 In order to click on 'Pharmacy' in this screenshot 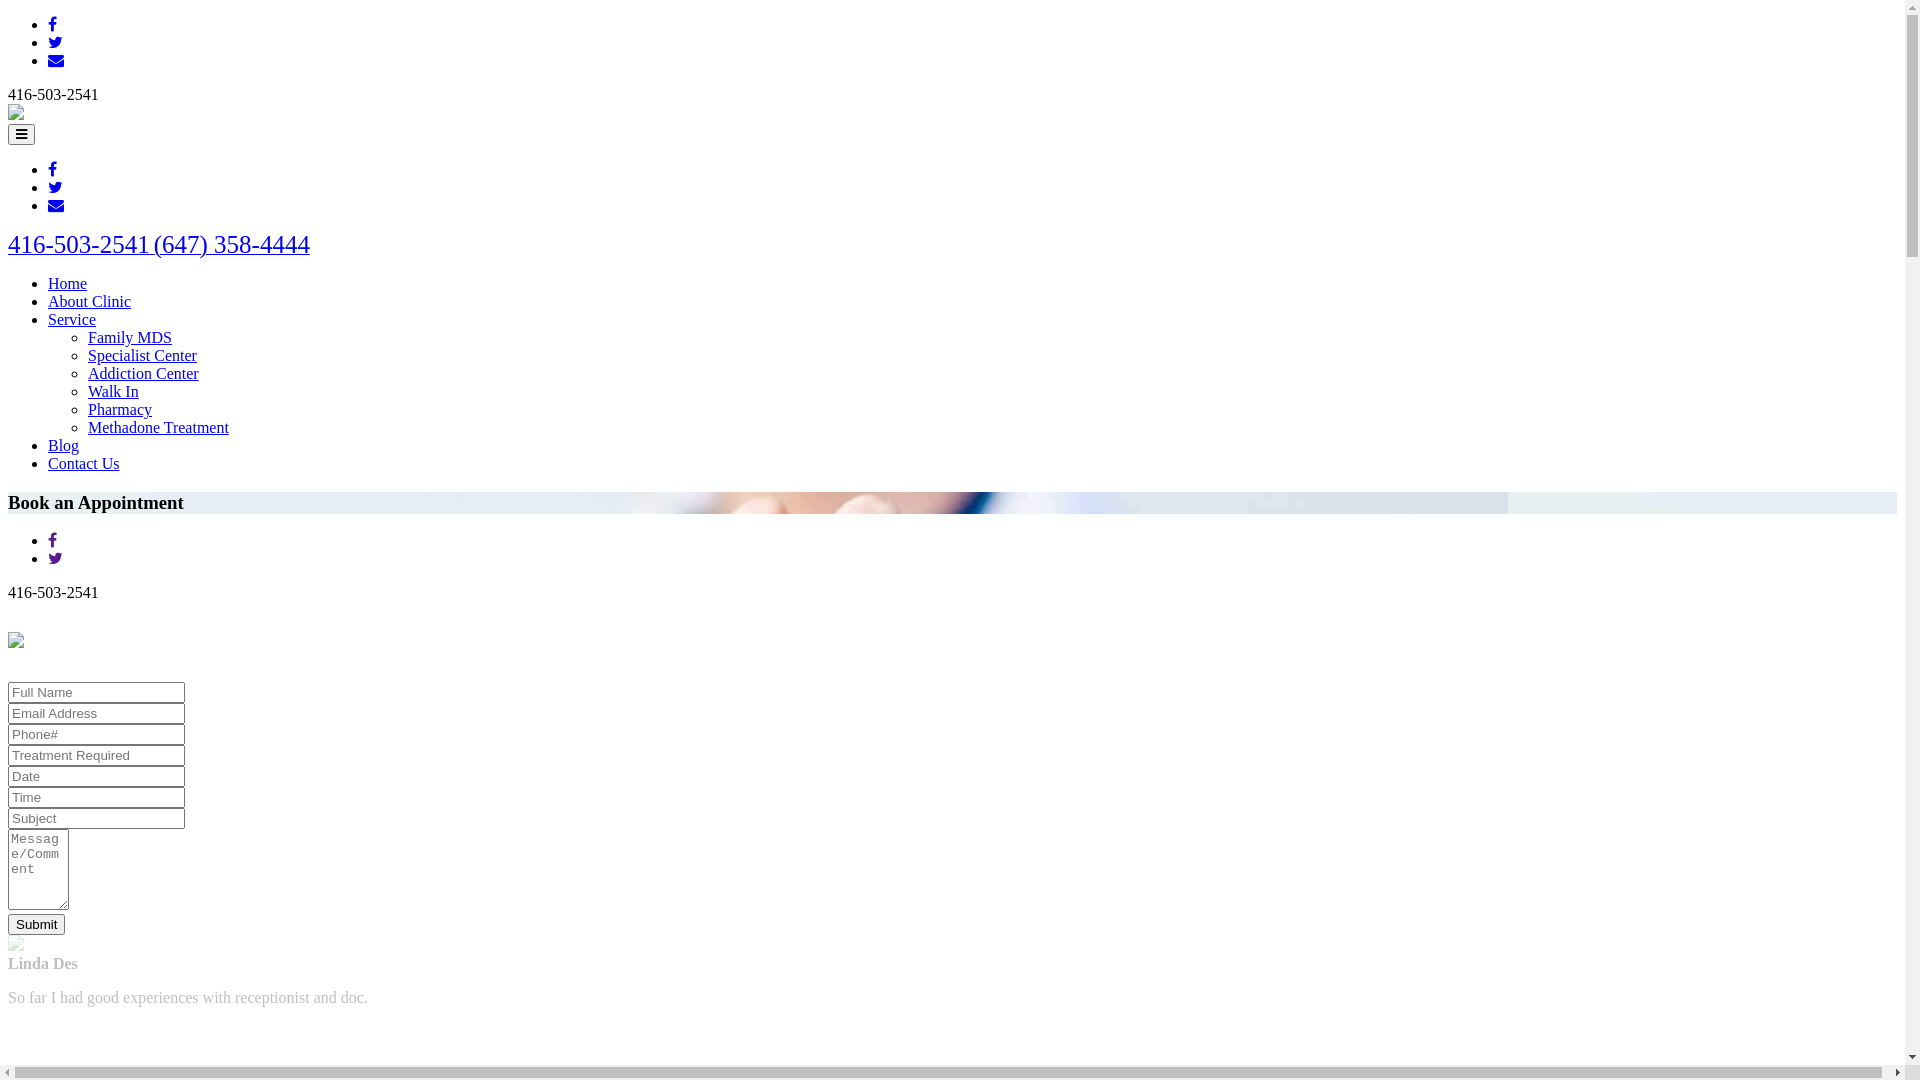, I will do `click(119, 408)`.